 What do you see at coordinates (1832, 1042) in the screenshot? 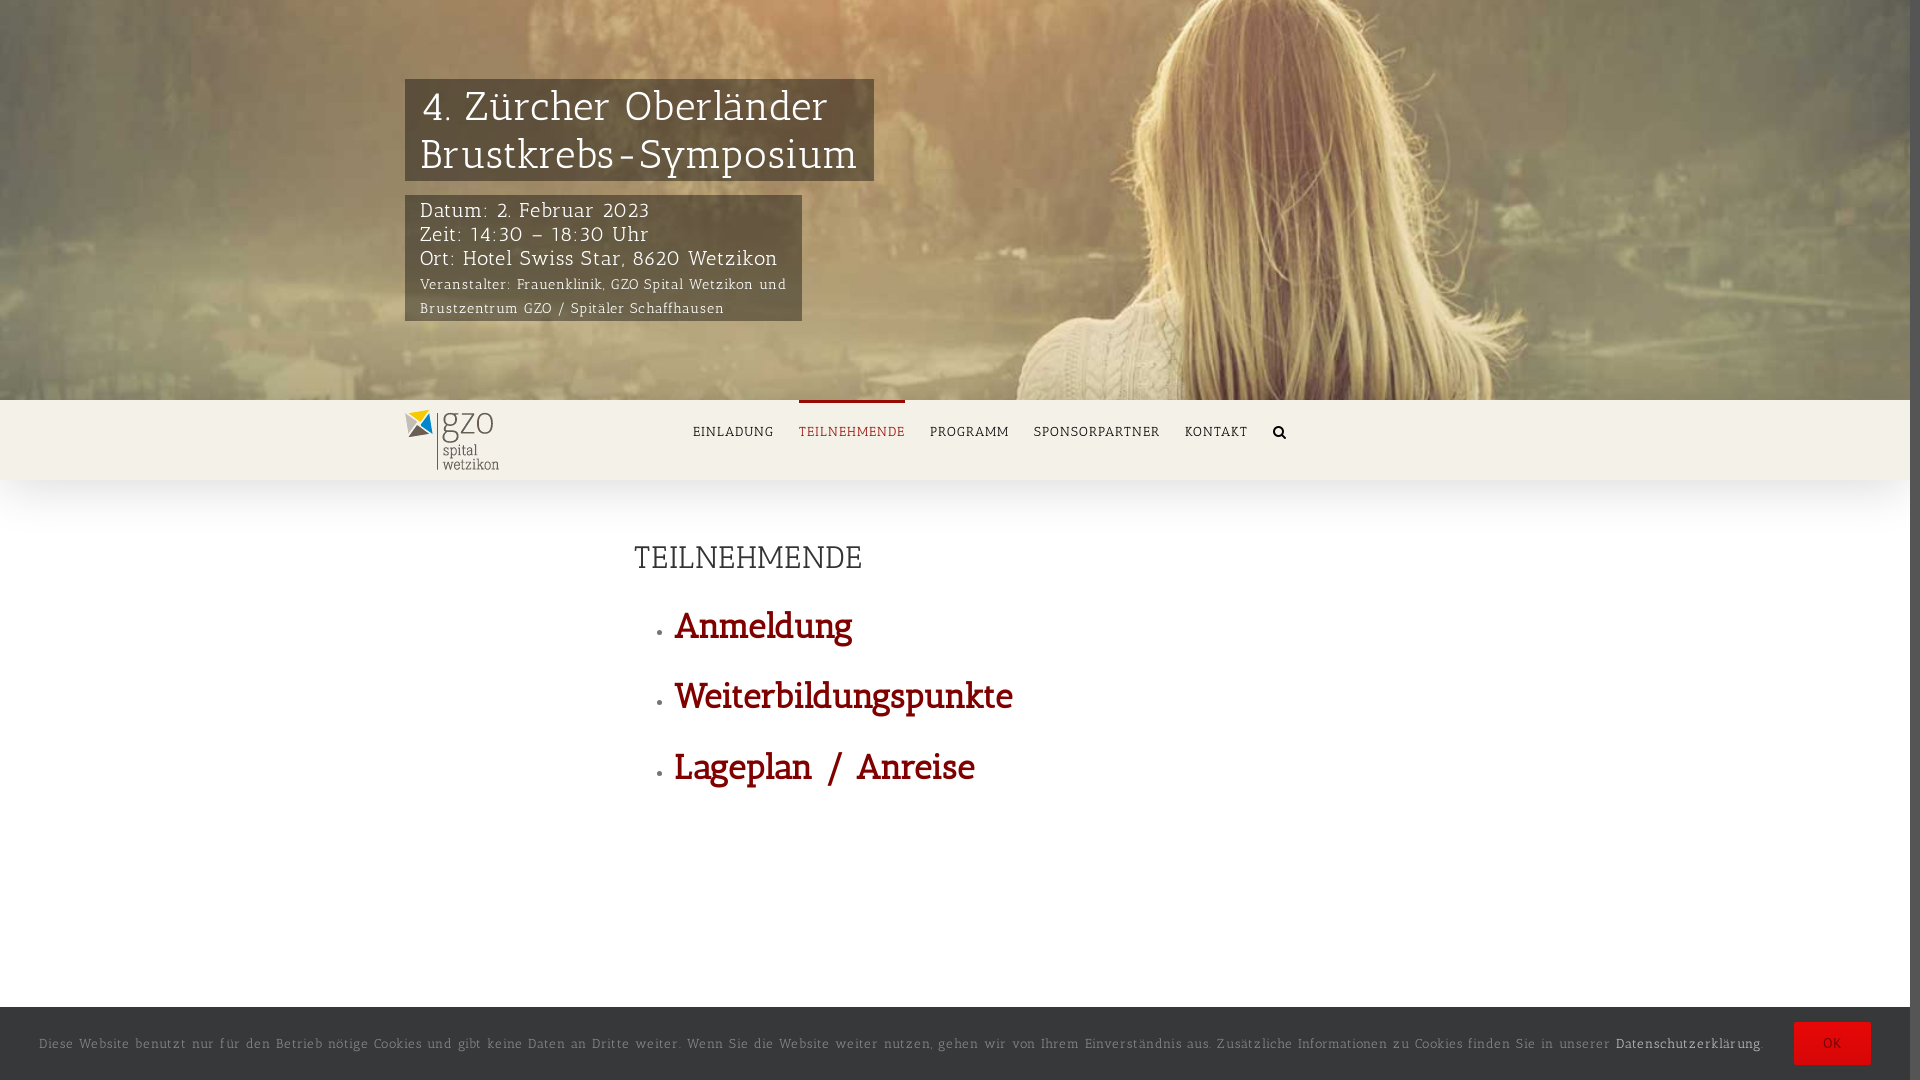
I see `'OK'` at bounding box center [1832, 1042].